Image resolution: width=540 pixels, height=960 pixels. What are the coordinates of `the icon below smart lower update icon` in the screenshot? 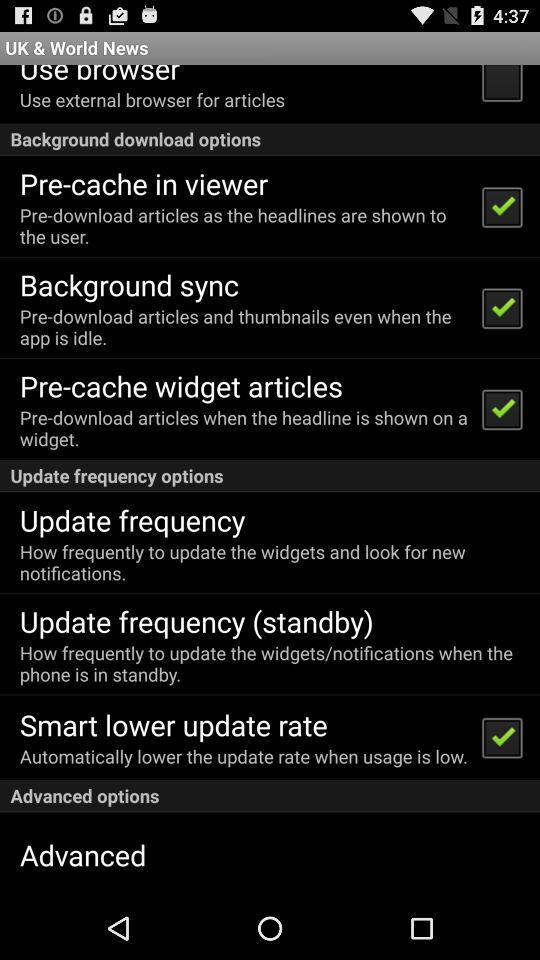 It's located at (243, 755).